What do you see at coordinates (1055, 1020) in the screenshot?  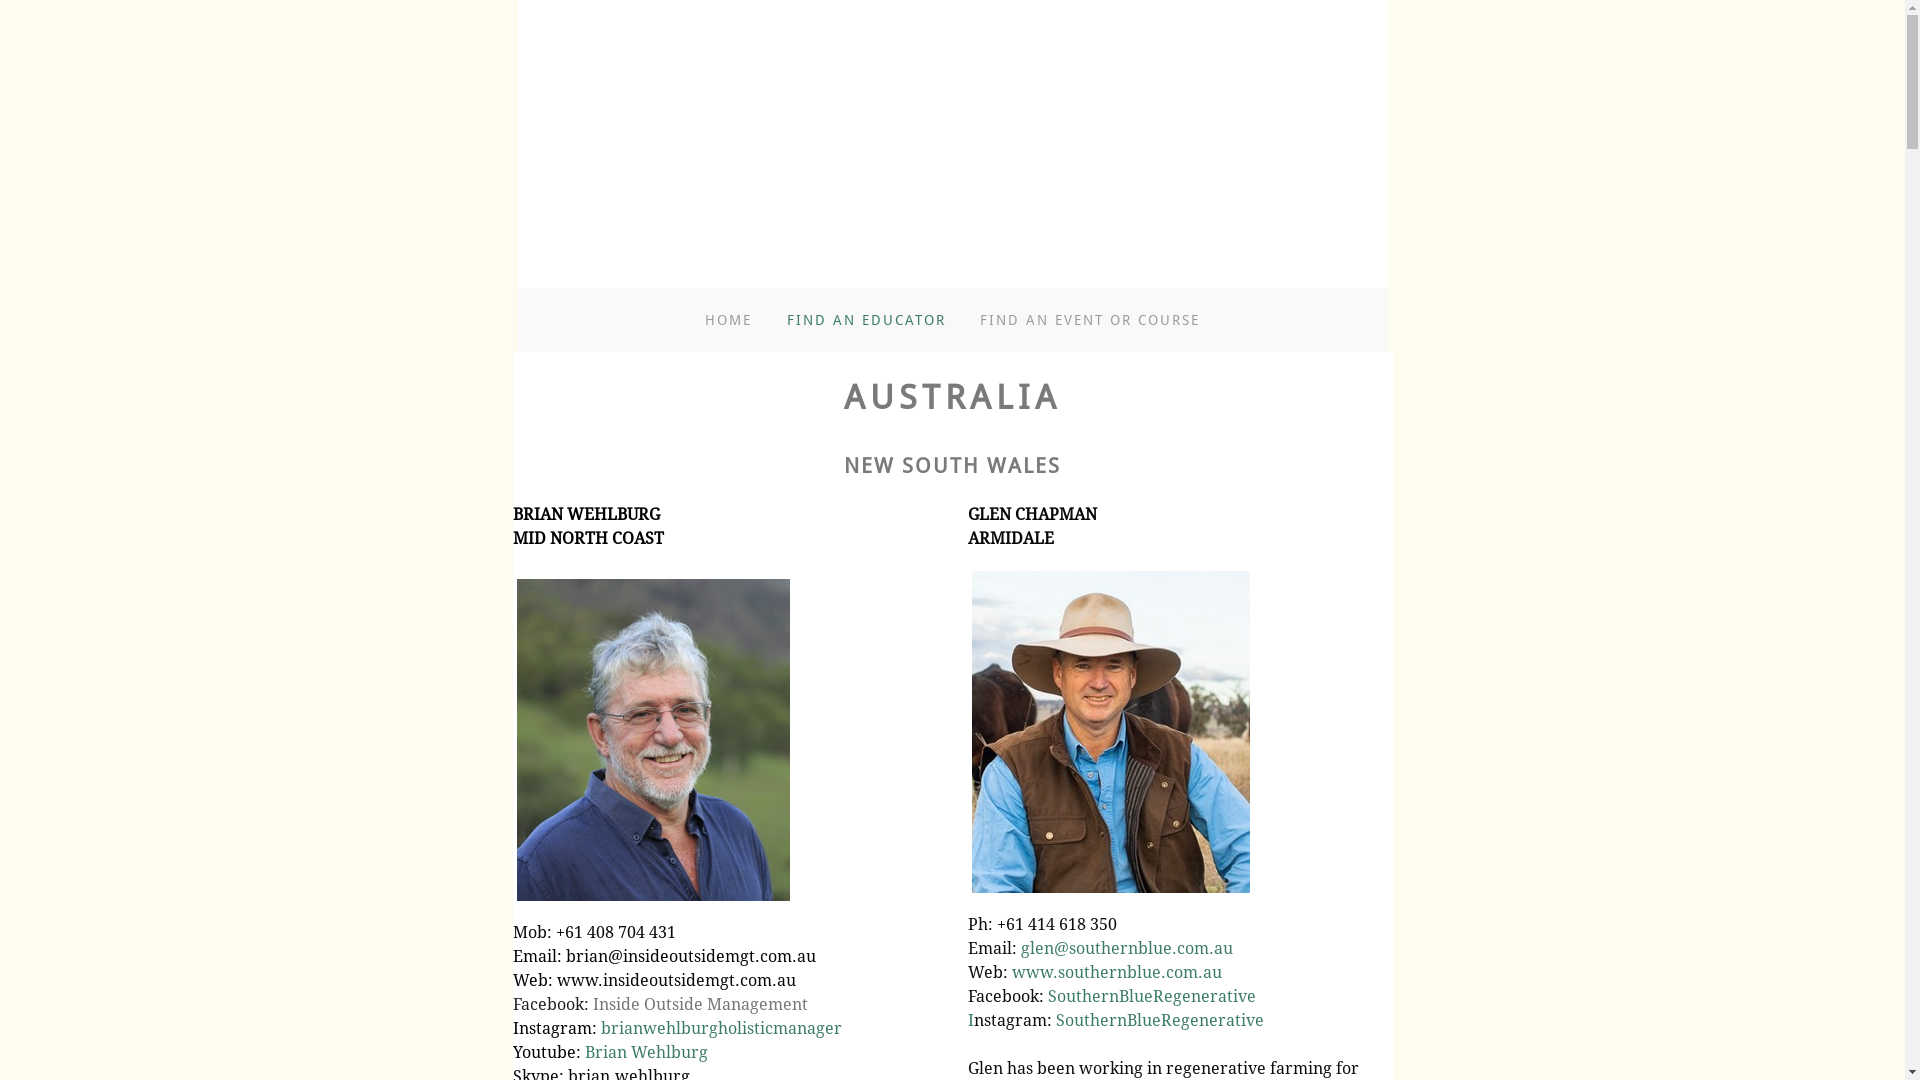 I see `'SouthernBlueRegenerative'` at bounding box center [1055, 1020].